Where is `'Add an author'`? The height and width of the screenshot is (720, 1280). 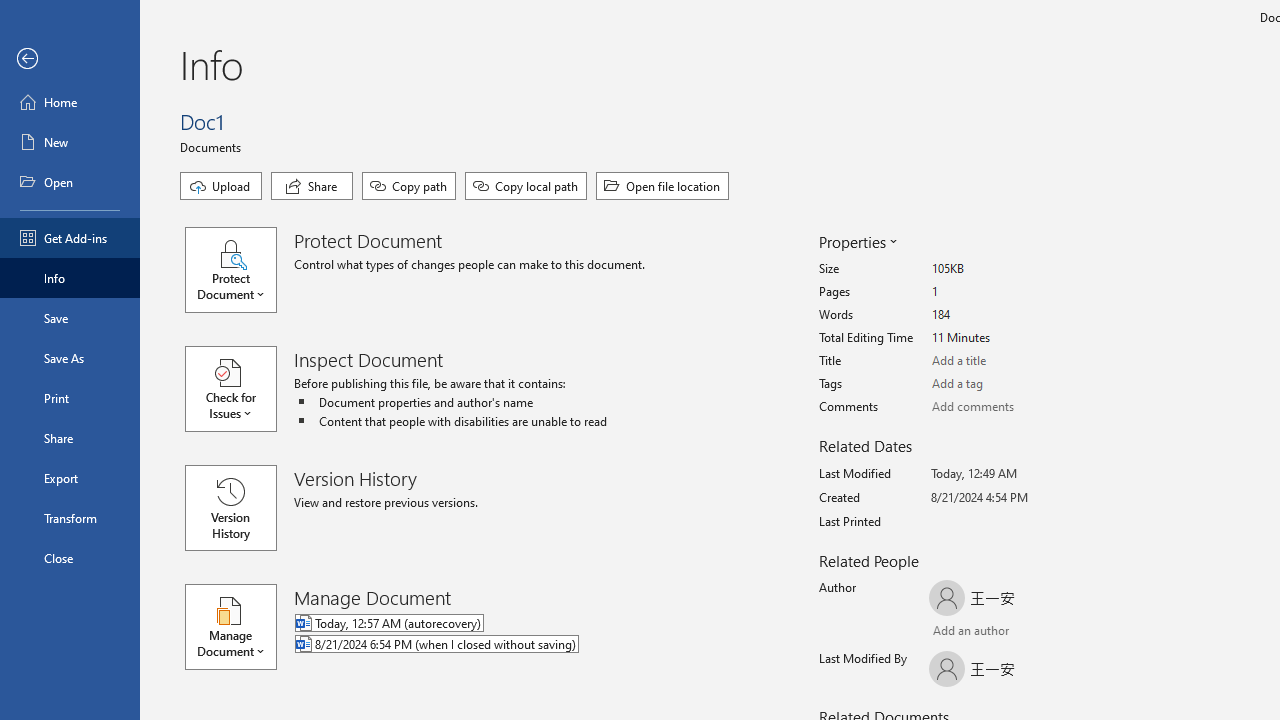 'Add an author' is located at coordinates (948, 632).